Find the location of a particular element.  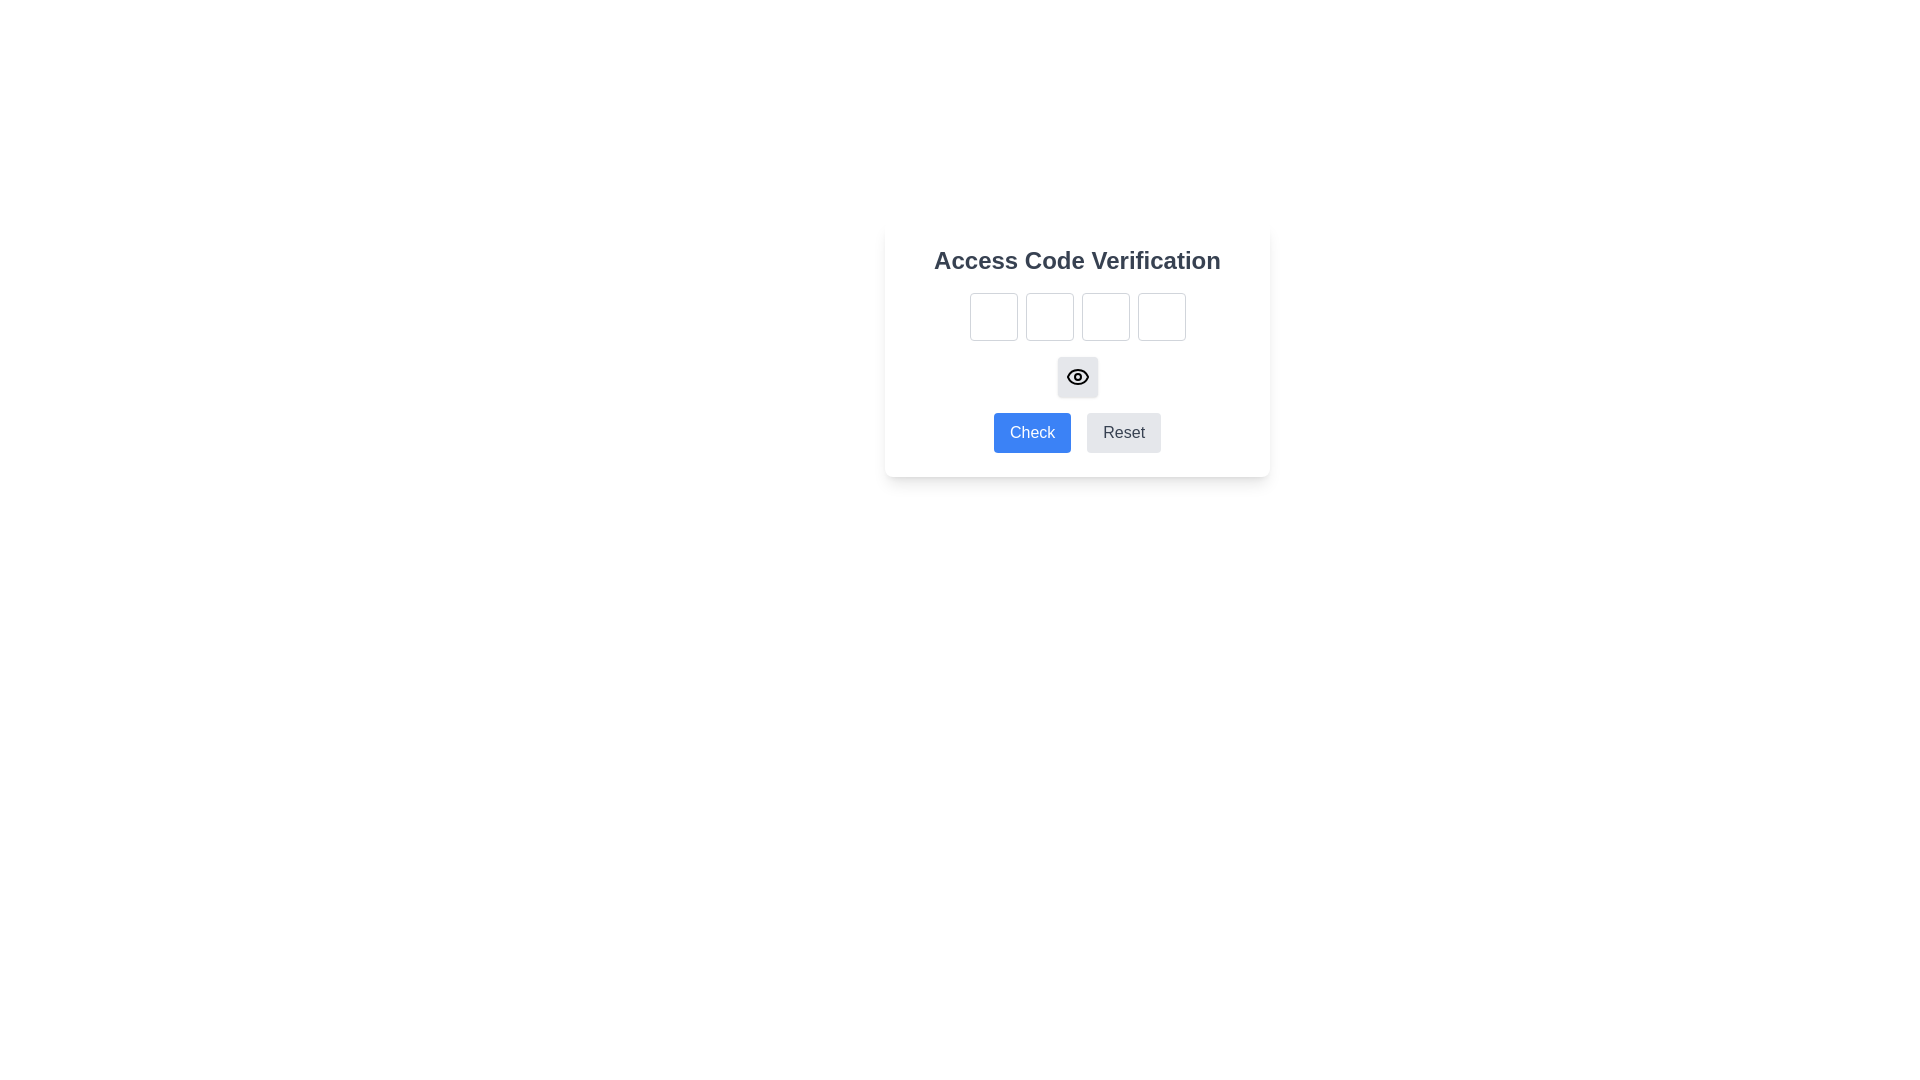

the 'Reset' button, which is a rectangular button with rounded corners, light gray background, and dark gray text, located to the right of the 'Check' button is located at coordinates (1123, 431).